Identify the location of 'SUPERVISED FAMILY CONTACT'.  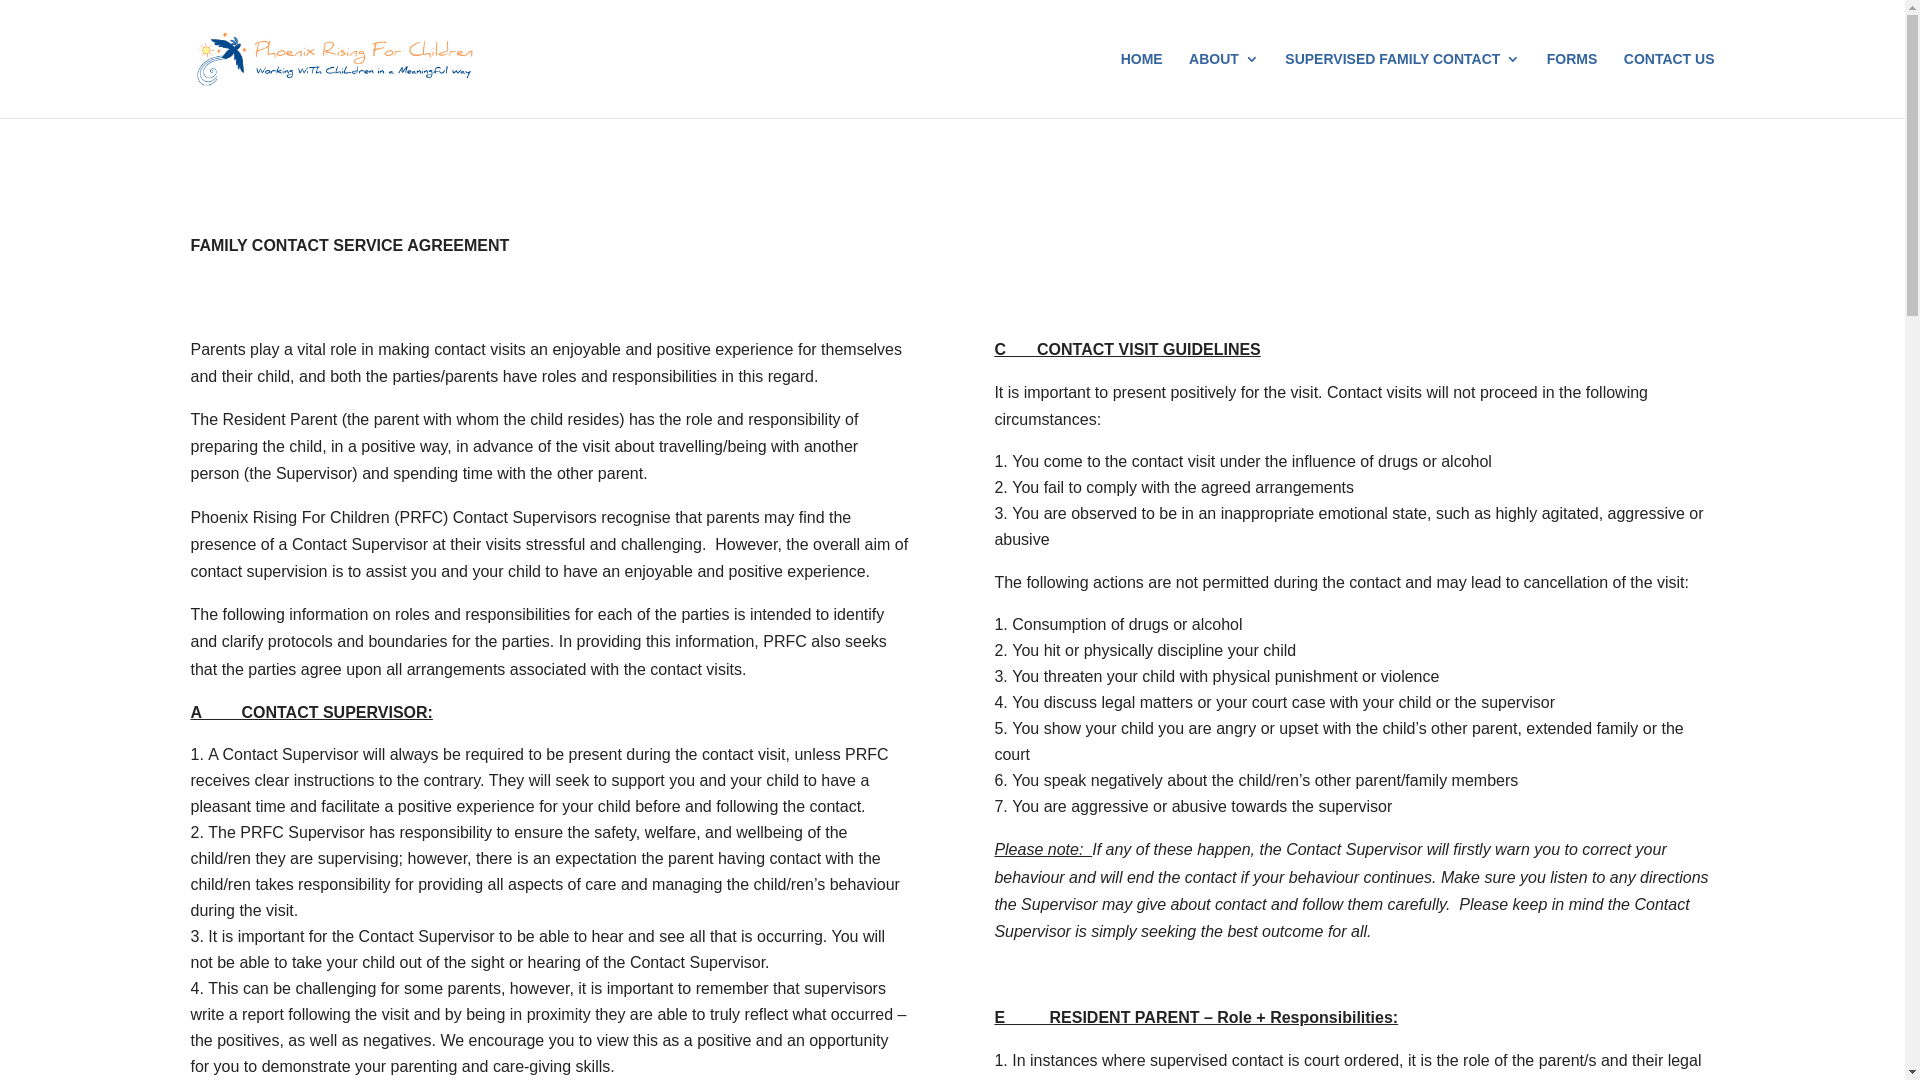
(1401, 83).